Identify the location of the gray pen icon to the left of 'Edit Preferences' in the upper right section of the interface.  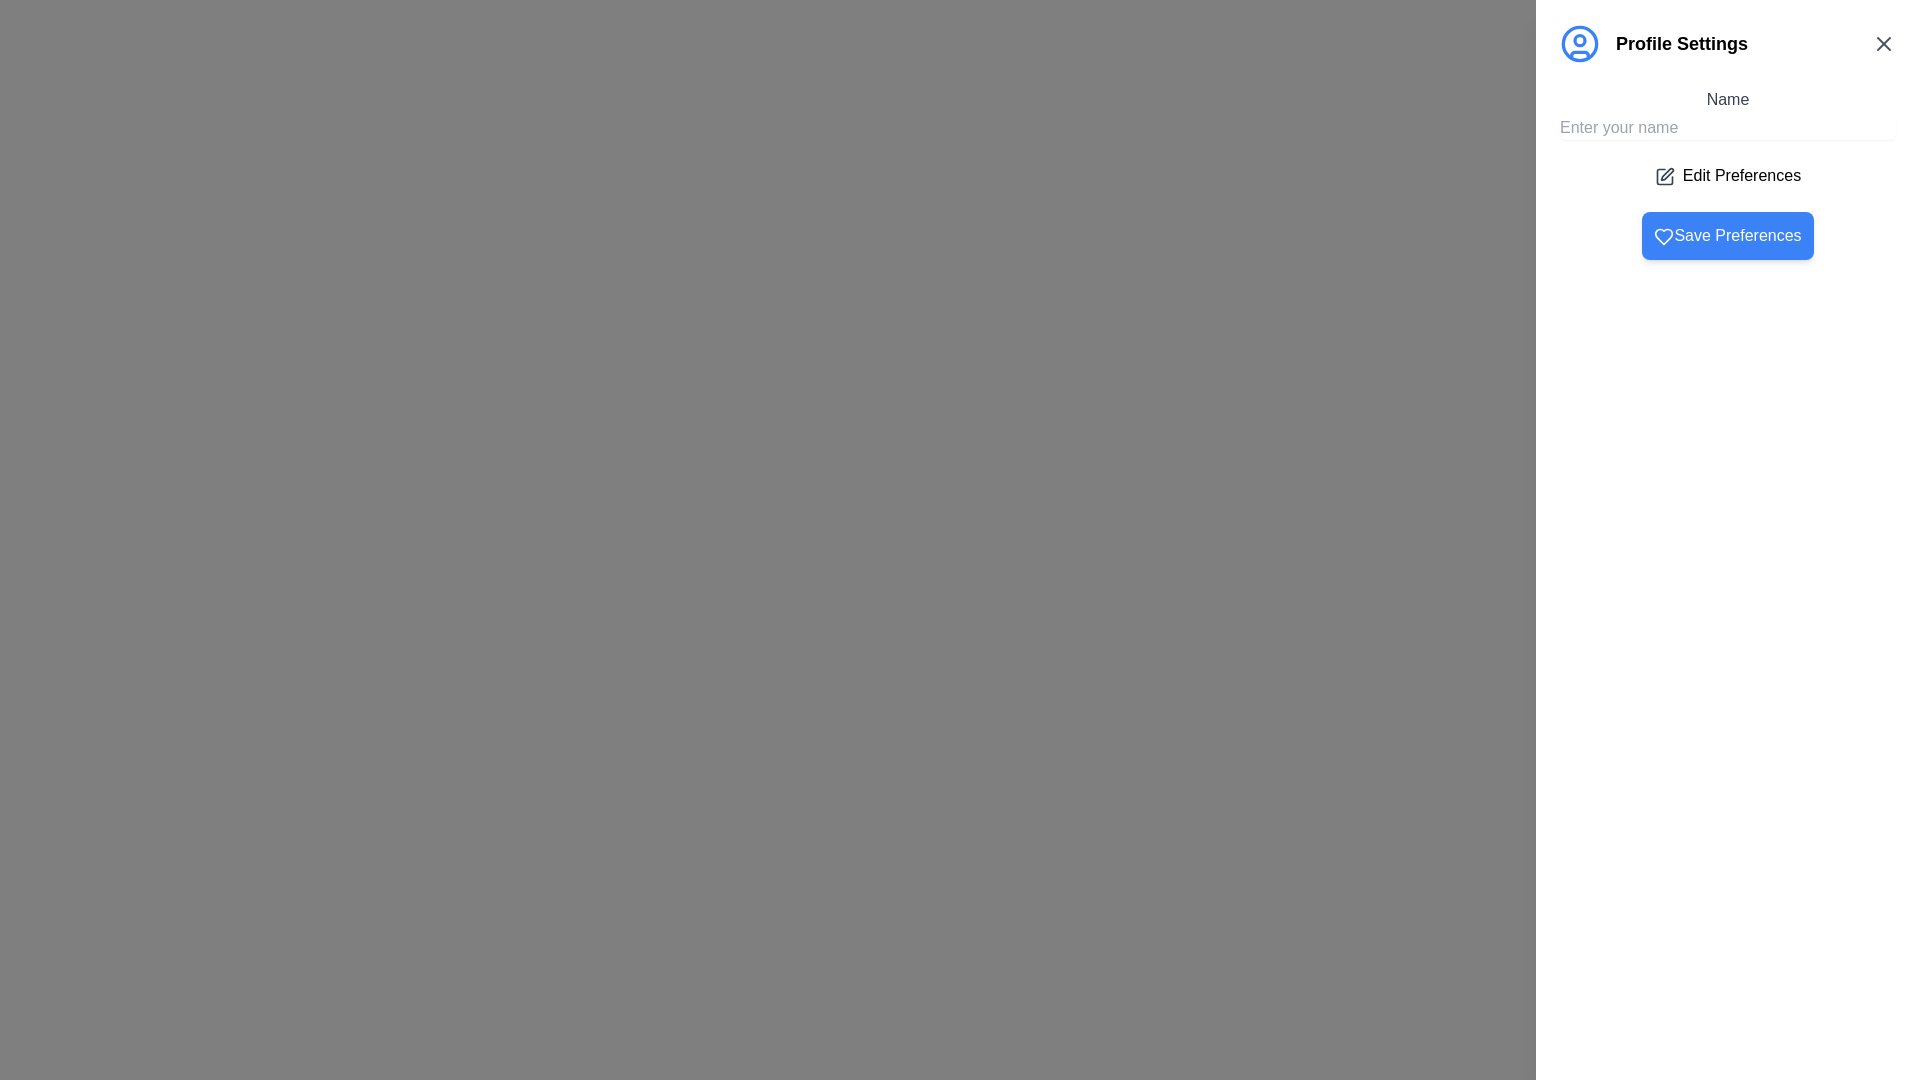
(1664, 175).